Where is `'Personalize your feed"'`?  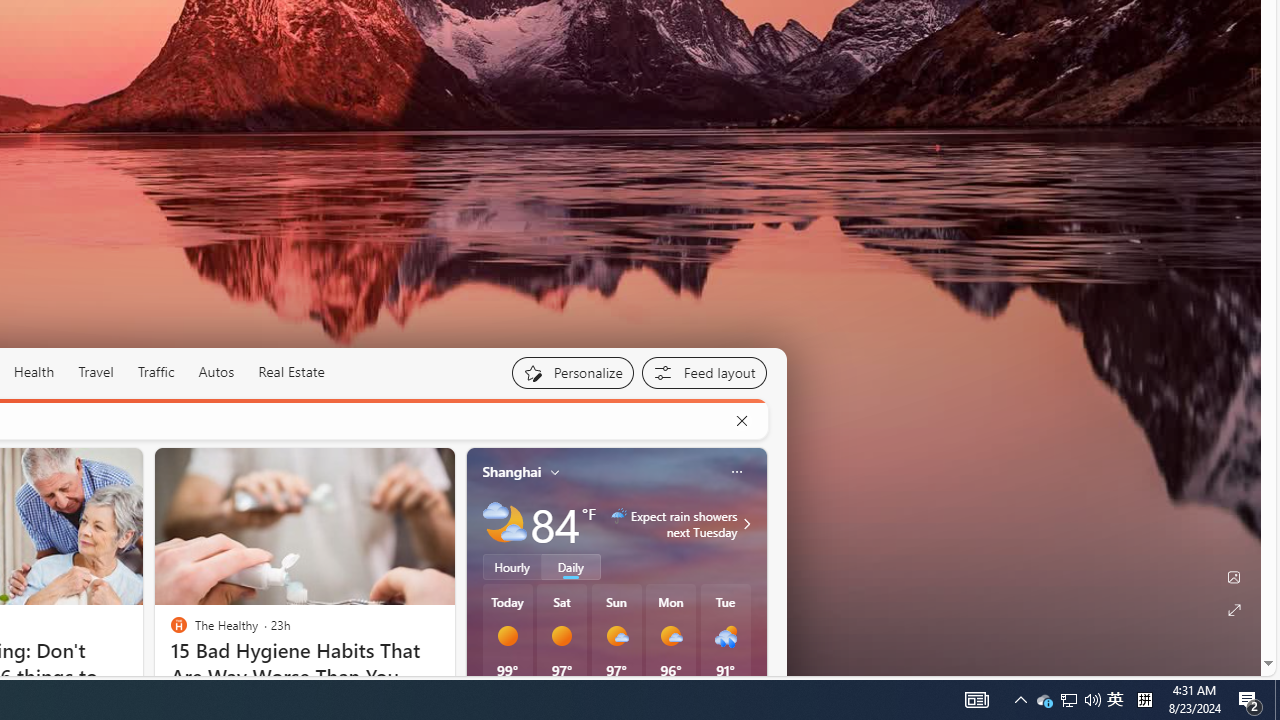
'Personalize your feed"' is located at coordinates (571, 372).